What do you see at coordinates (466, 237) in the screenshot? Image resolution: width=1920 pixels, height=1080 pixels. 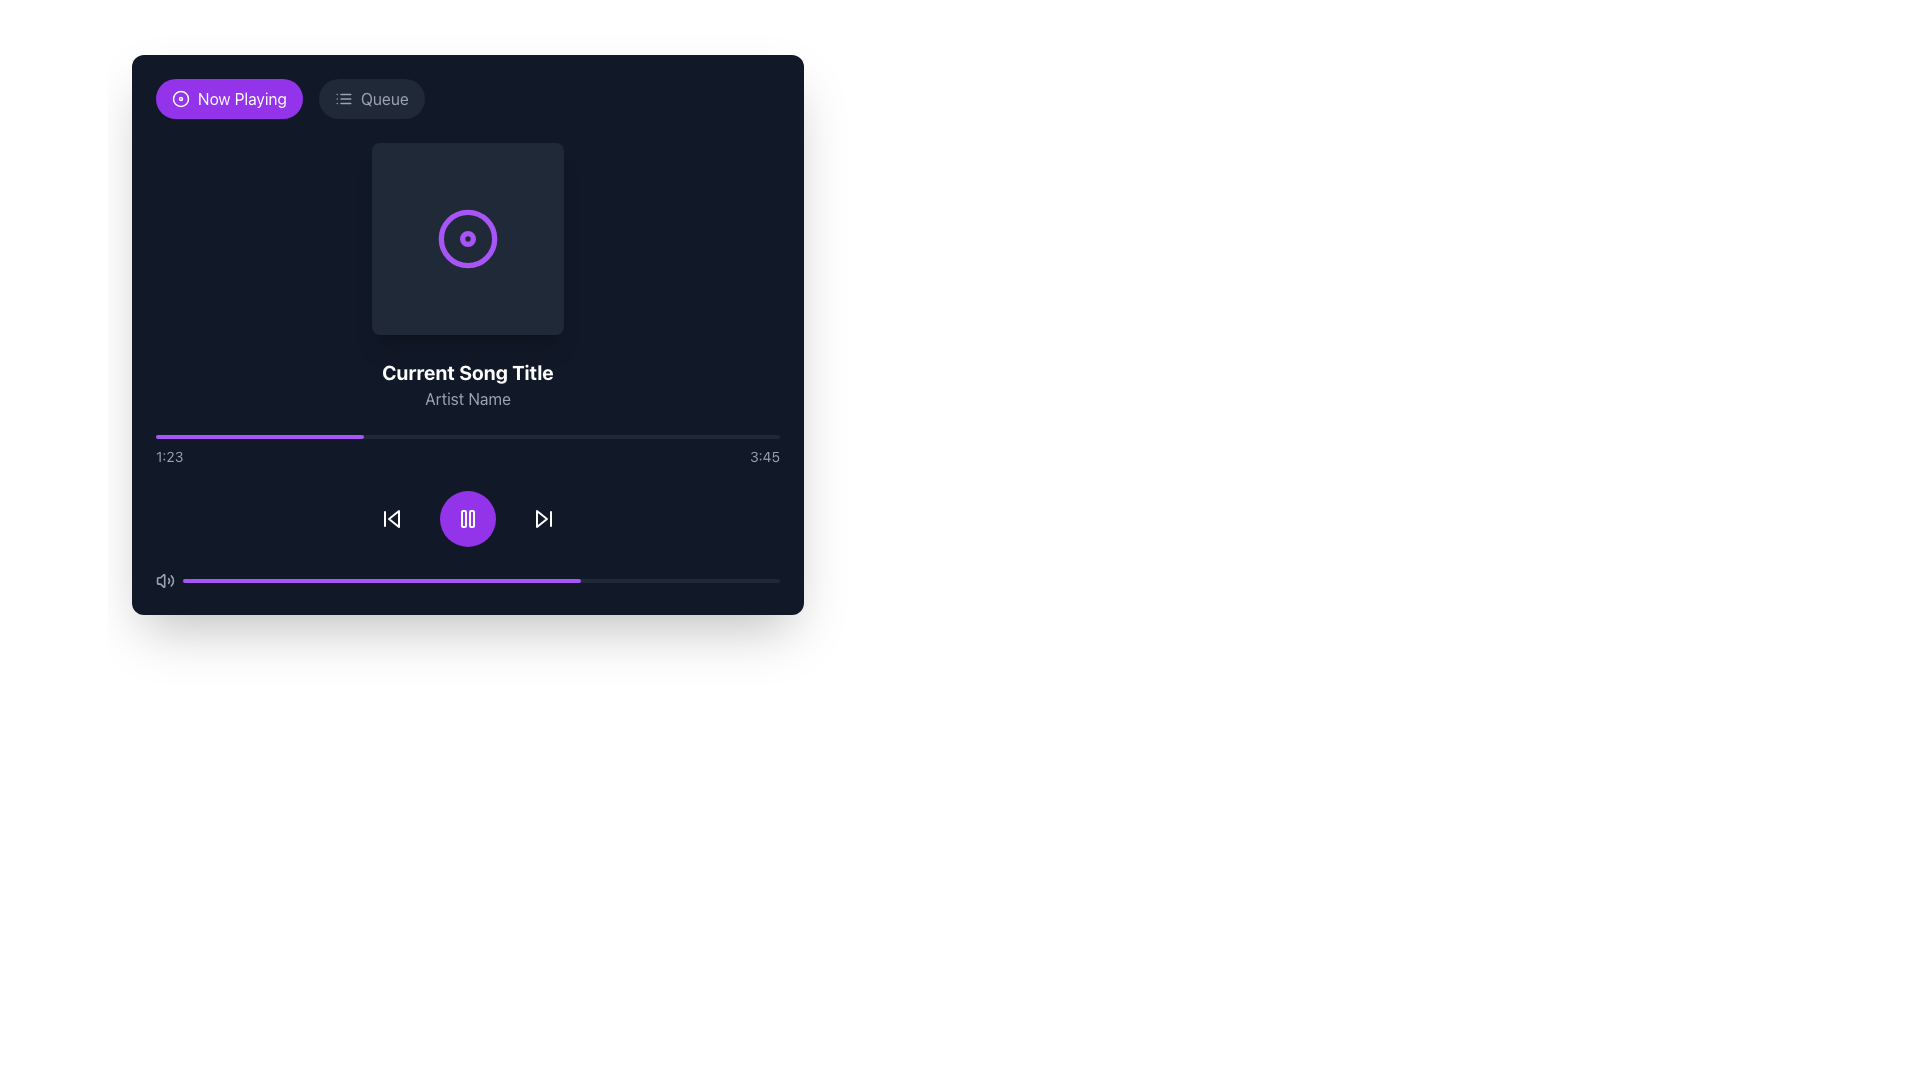 I see `the decorative circle element indicating activity or status, located at the top-center of the main interface` at bounding box center [466, 237].